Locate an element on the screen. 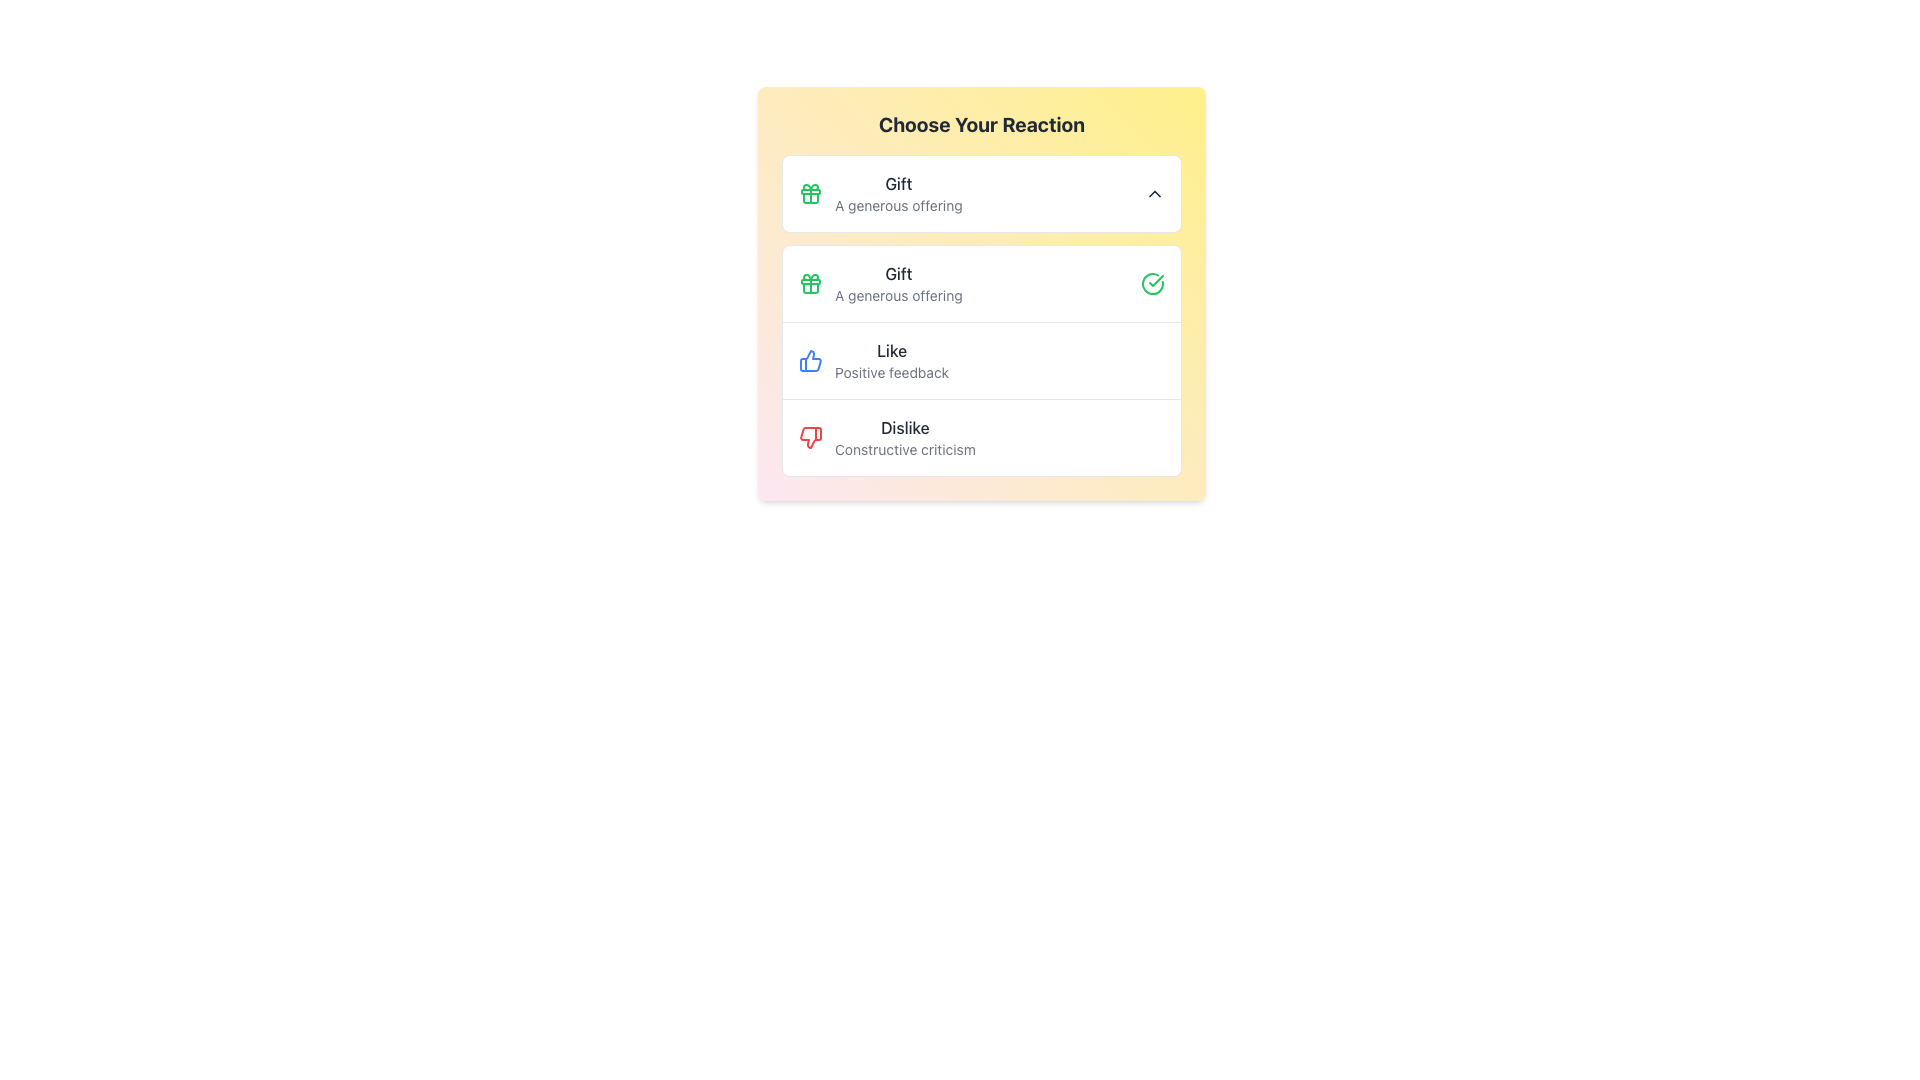 This screenshot has height=1080, width=1920. the 'Dislike' clickable option with the text 'Constructive criticism' is located at coordinates (904, 437).